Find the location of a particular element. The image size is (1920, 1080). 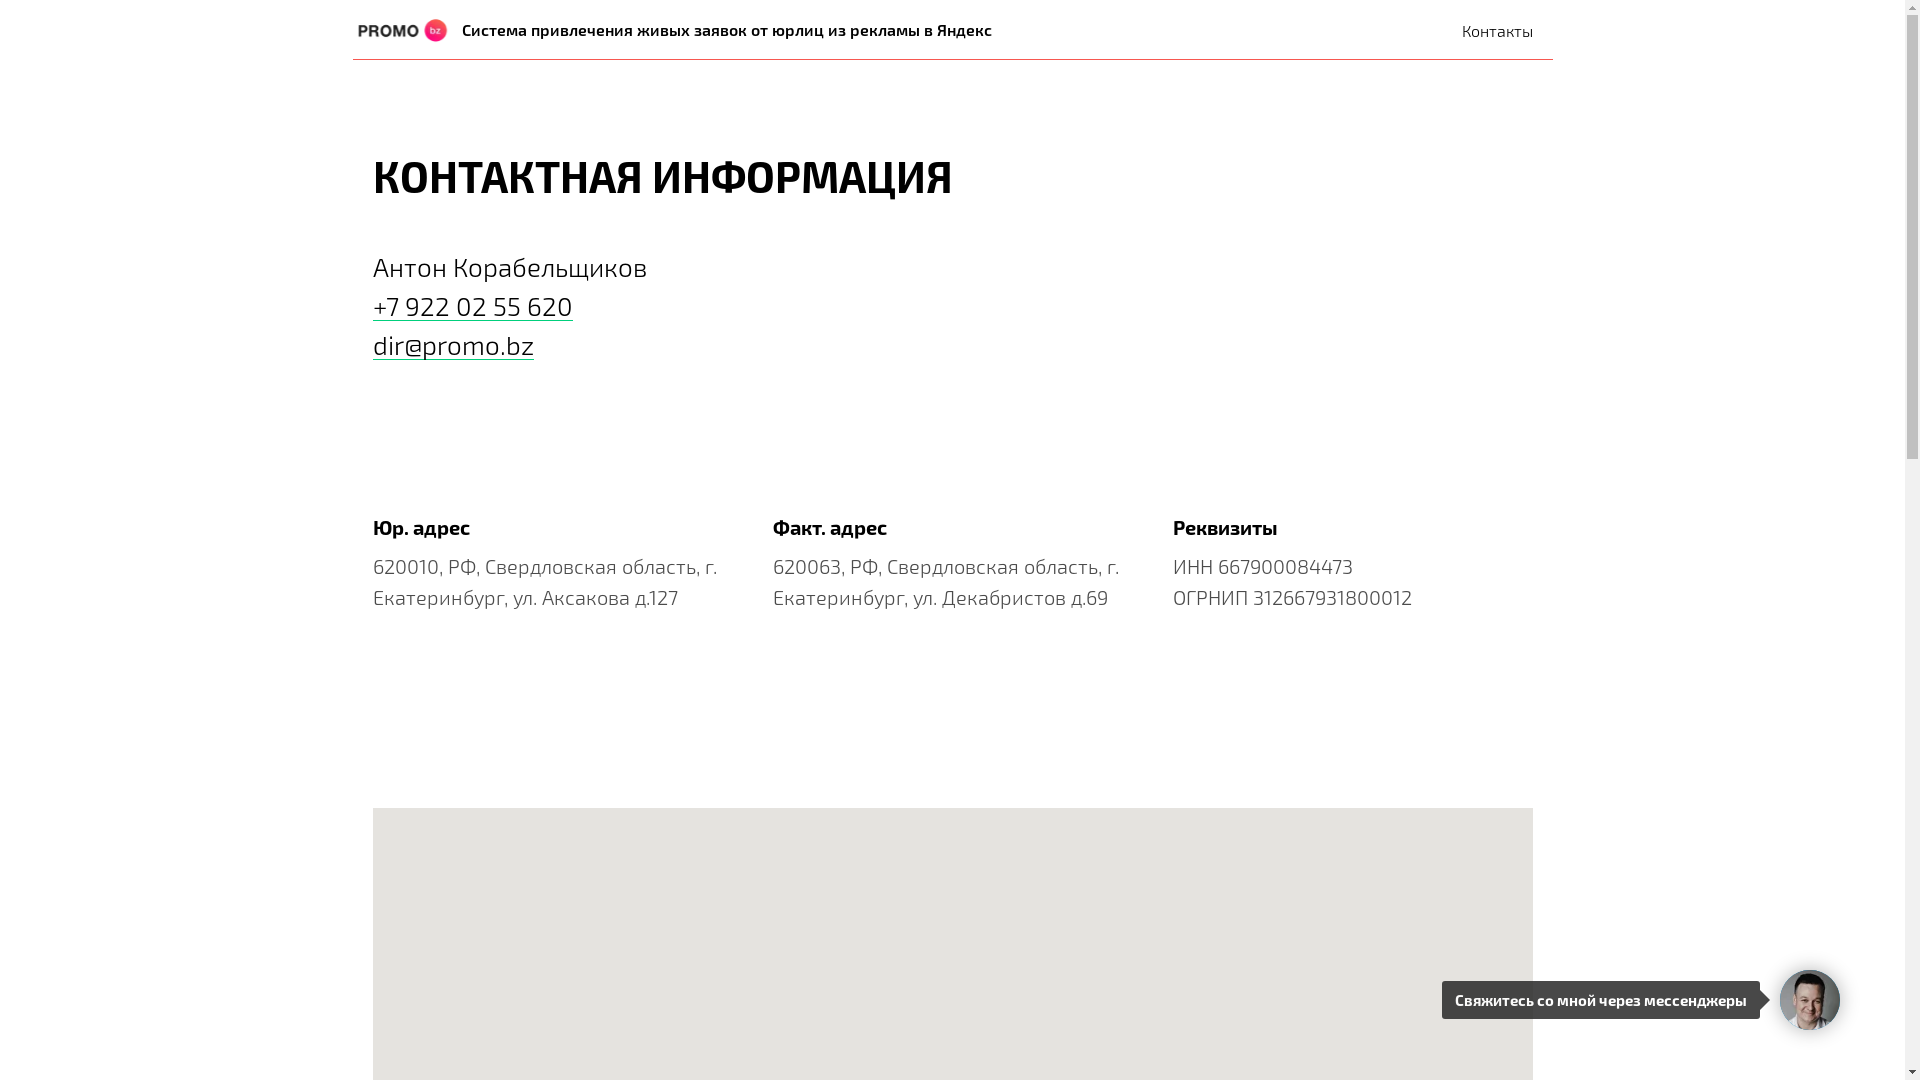

'dir@promo.bz' is located at coordinates (451, 343).